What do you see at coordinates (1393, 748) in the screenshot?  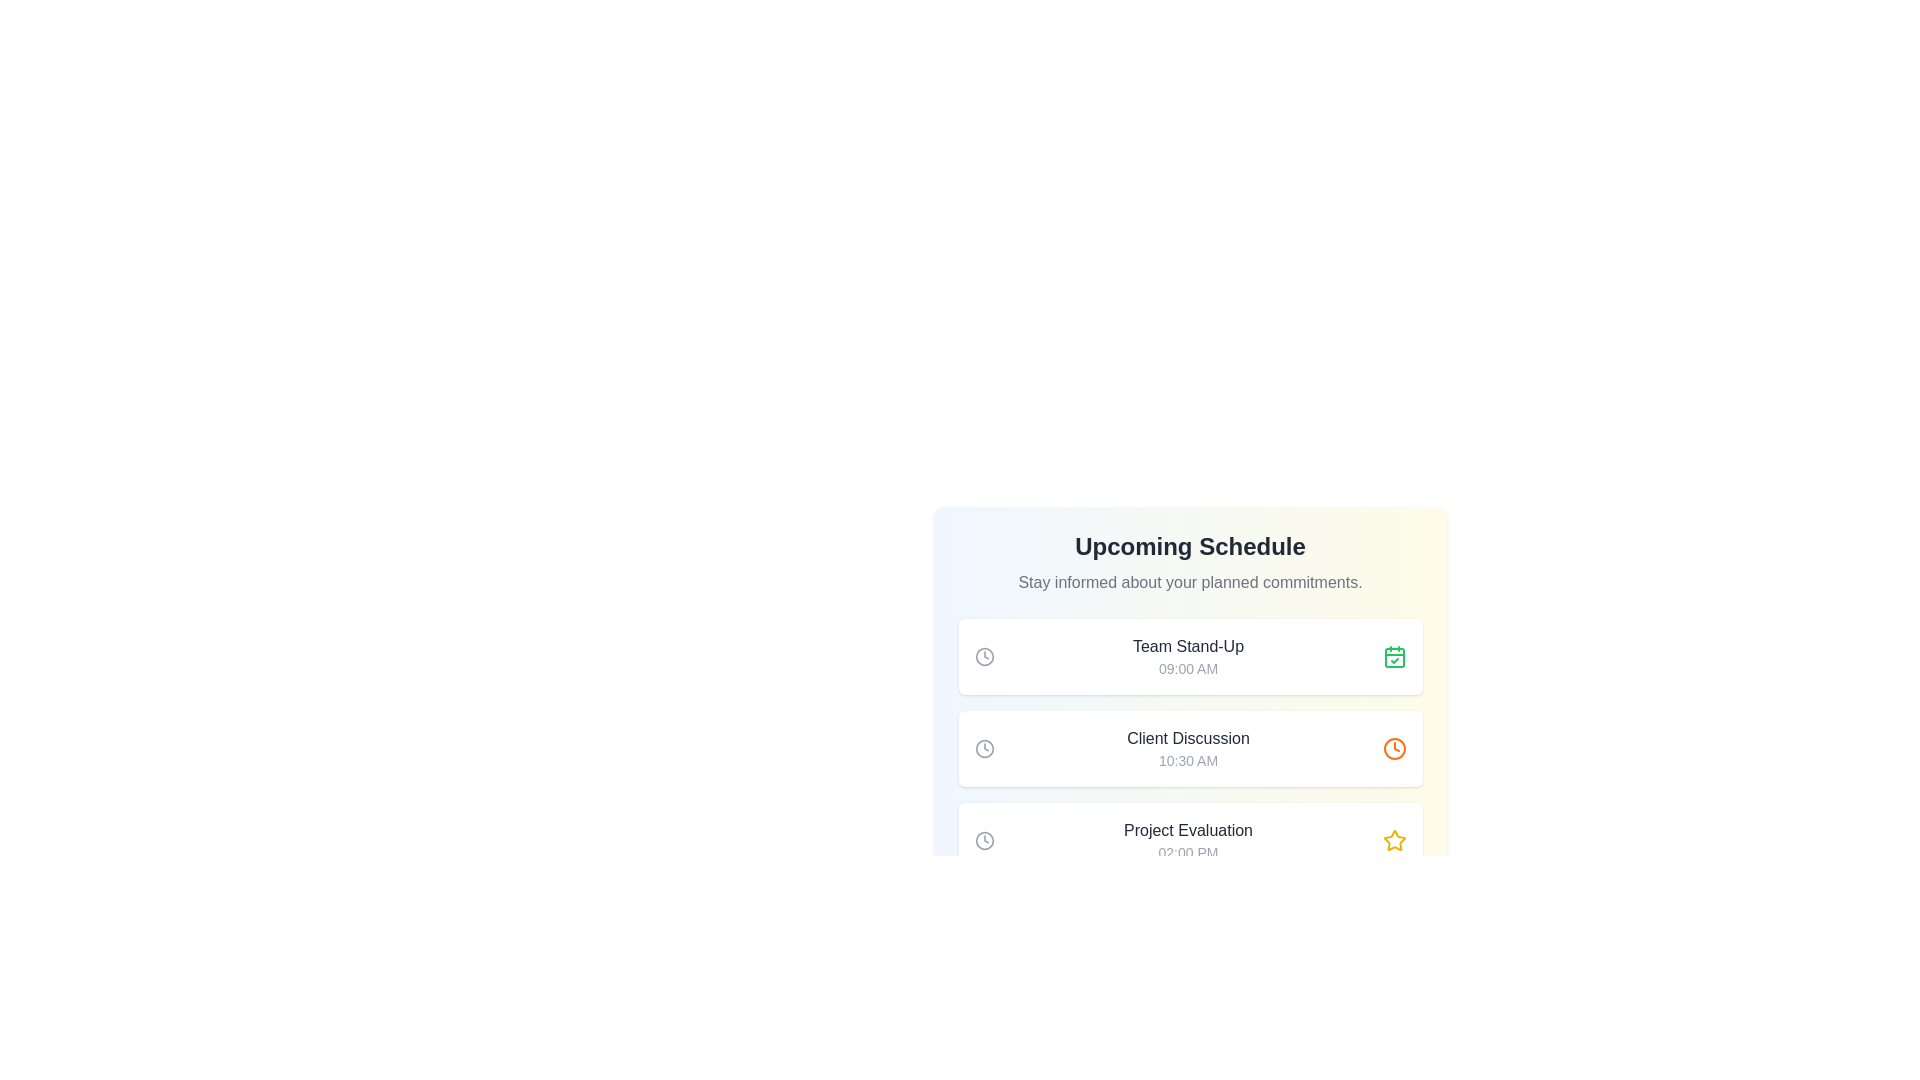 I see `the circular part of the clock icon next to the 'Client Discussion' entry in the schedule list` at bounding box center [1393, 748].